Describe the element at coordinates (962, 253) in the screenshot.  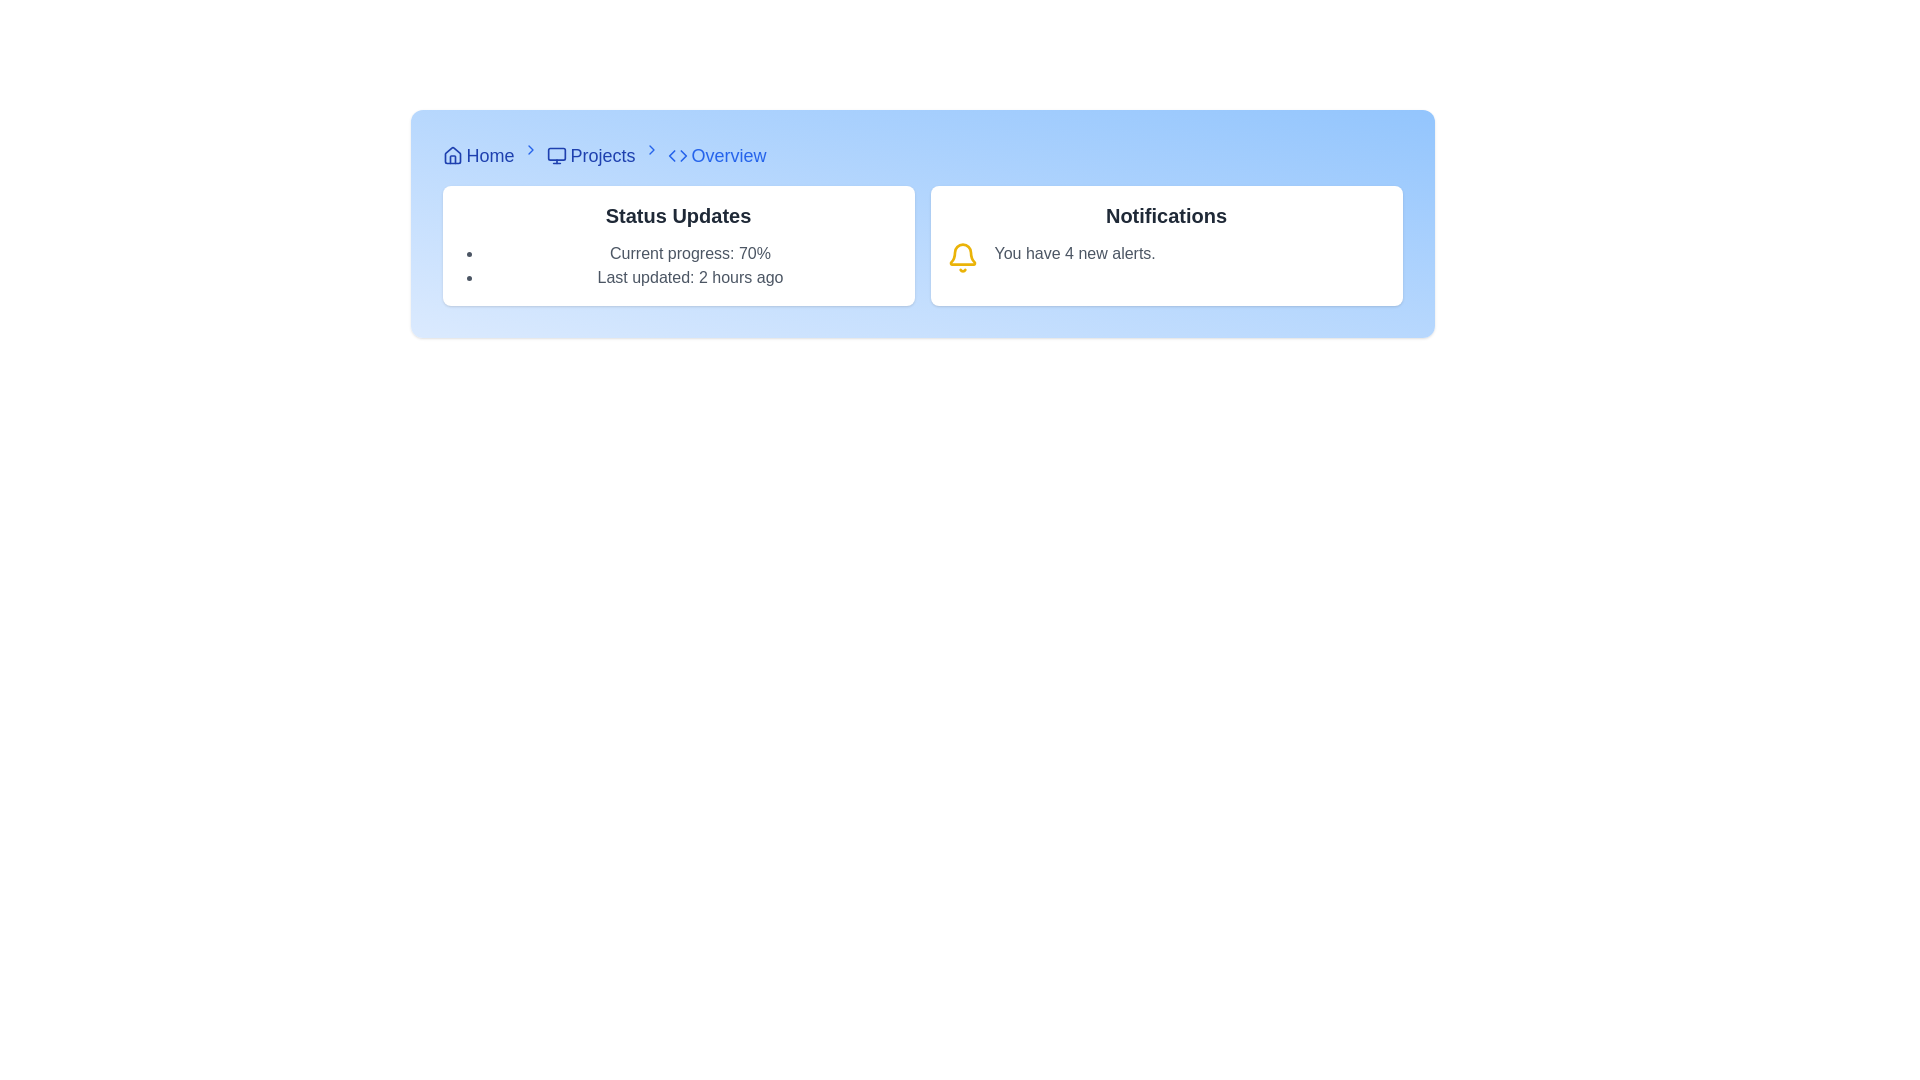
I see `the yellow bell-shaped notification icon located in the right-side column under the 'Notifications' section, which is visually associated with the accompanying text indicating the number of alerts` at that location.